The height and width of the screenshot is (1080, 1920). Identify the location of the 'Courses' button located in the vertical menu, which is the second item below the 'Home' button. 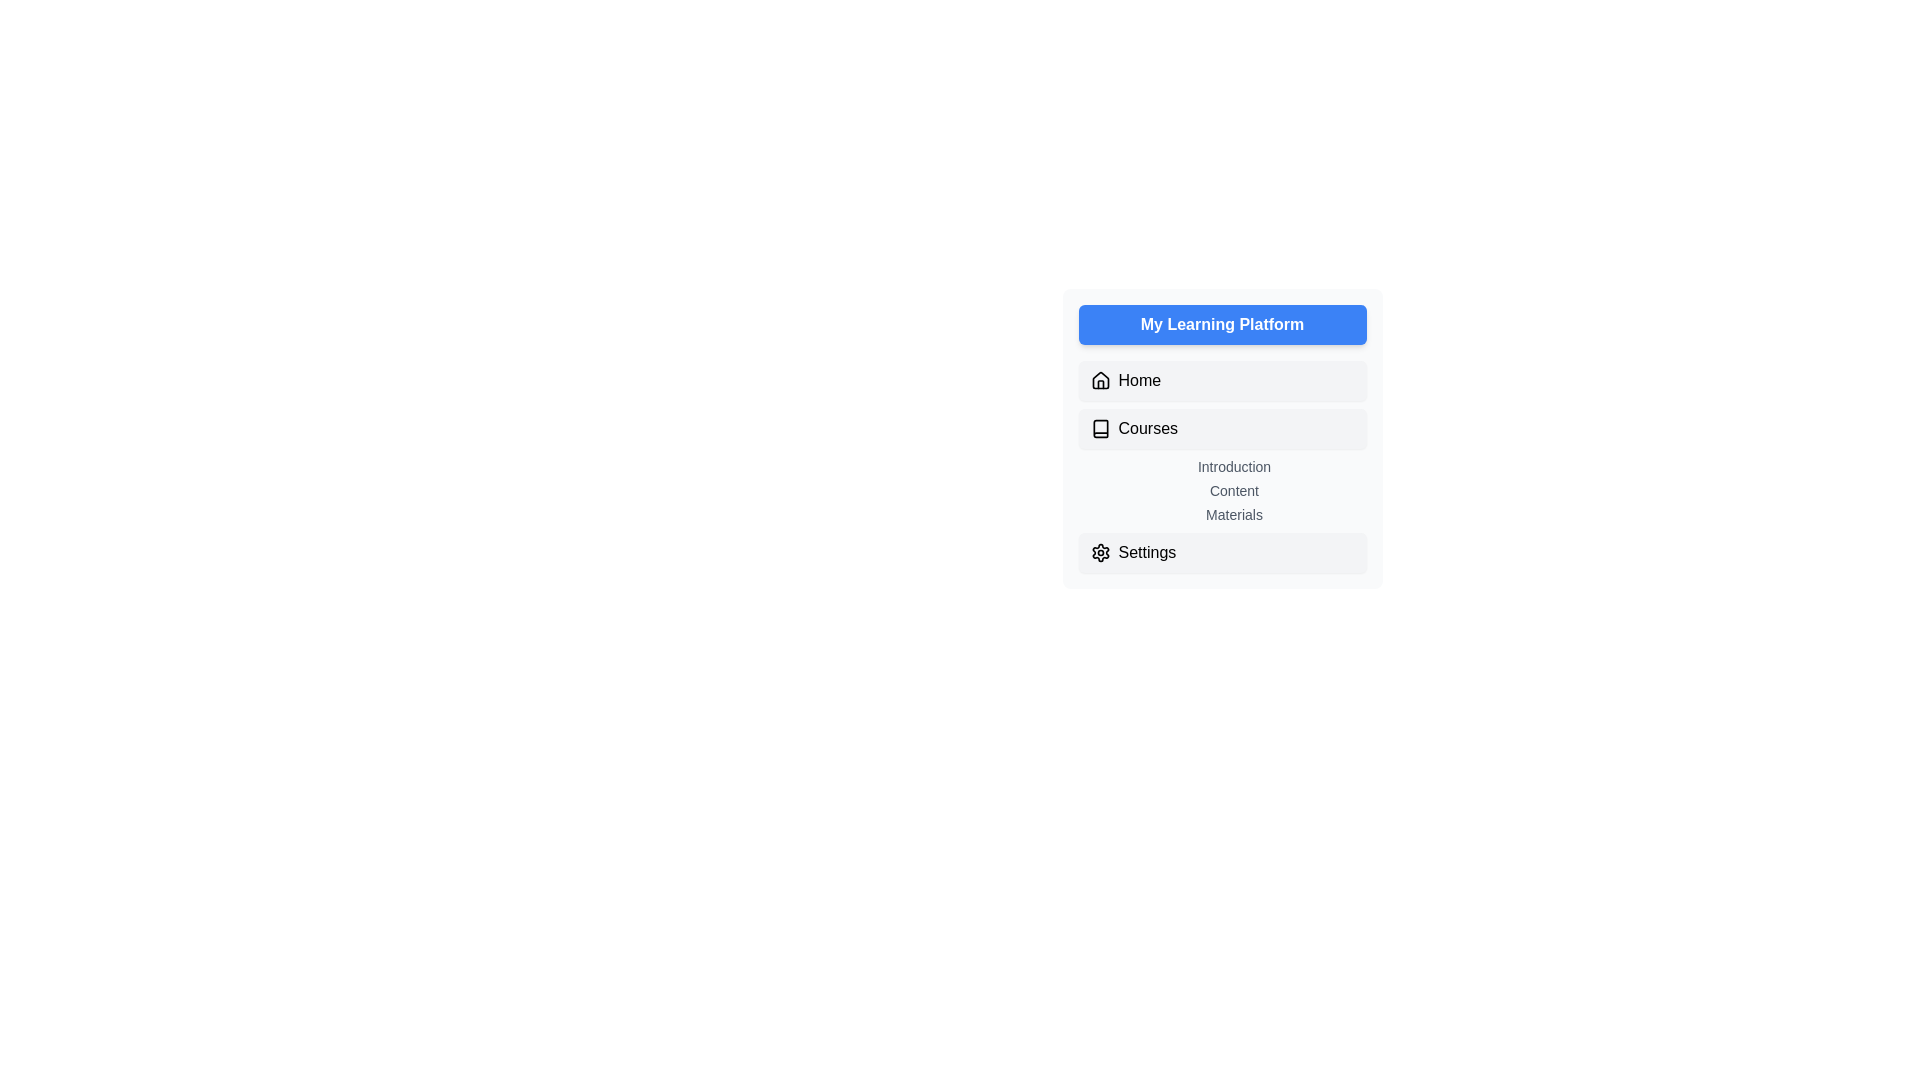
(1221, 427).